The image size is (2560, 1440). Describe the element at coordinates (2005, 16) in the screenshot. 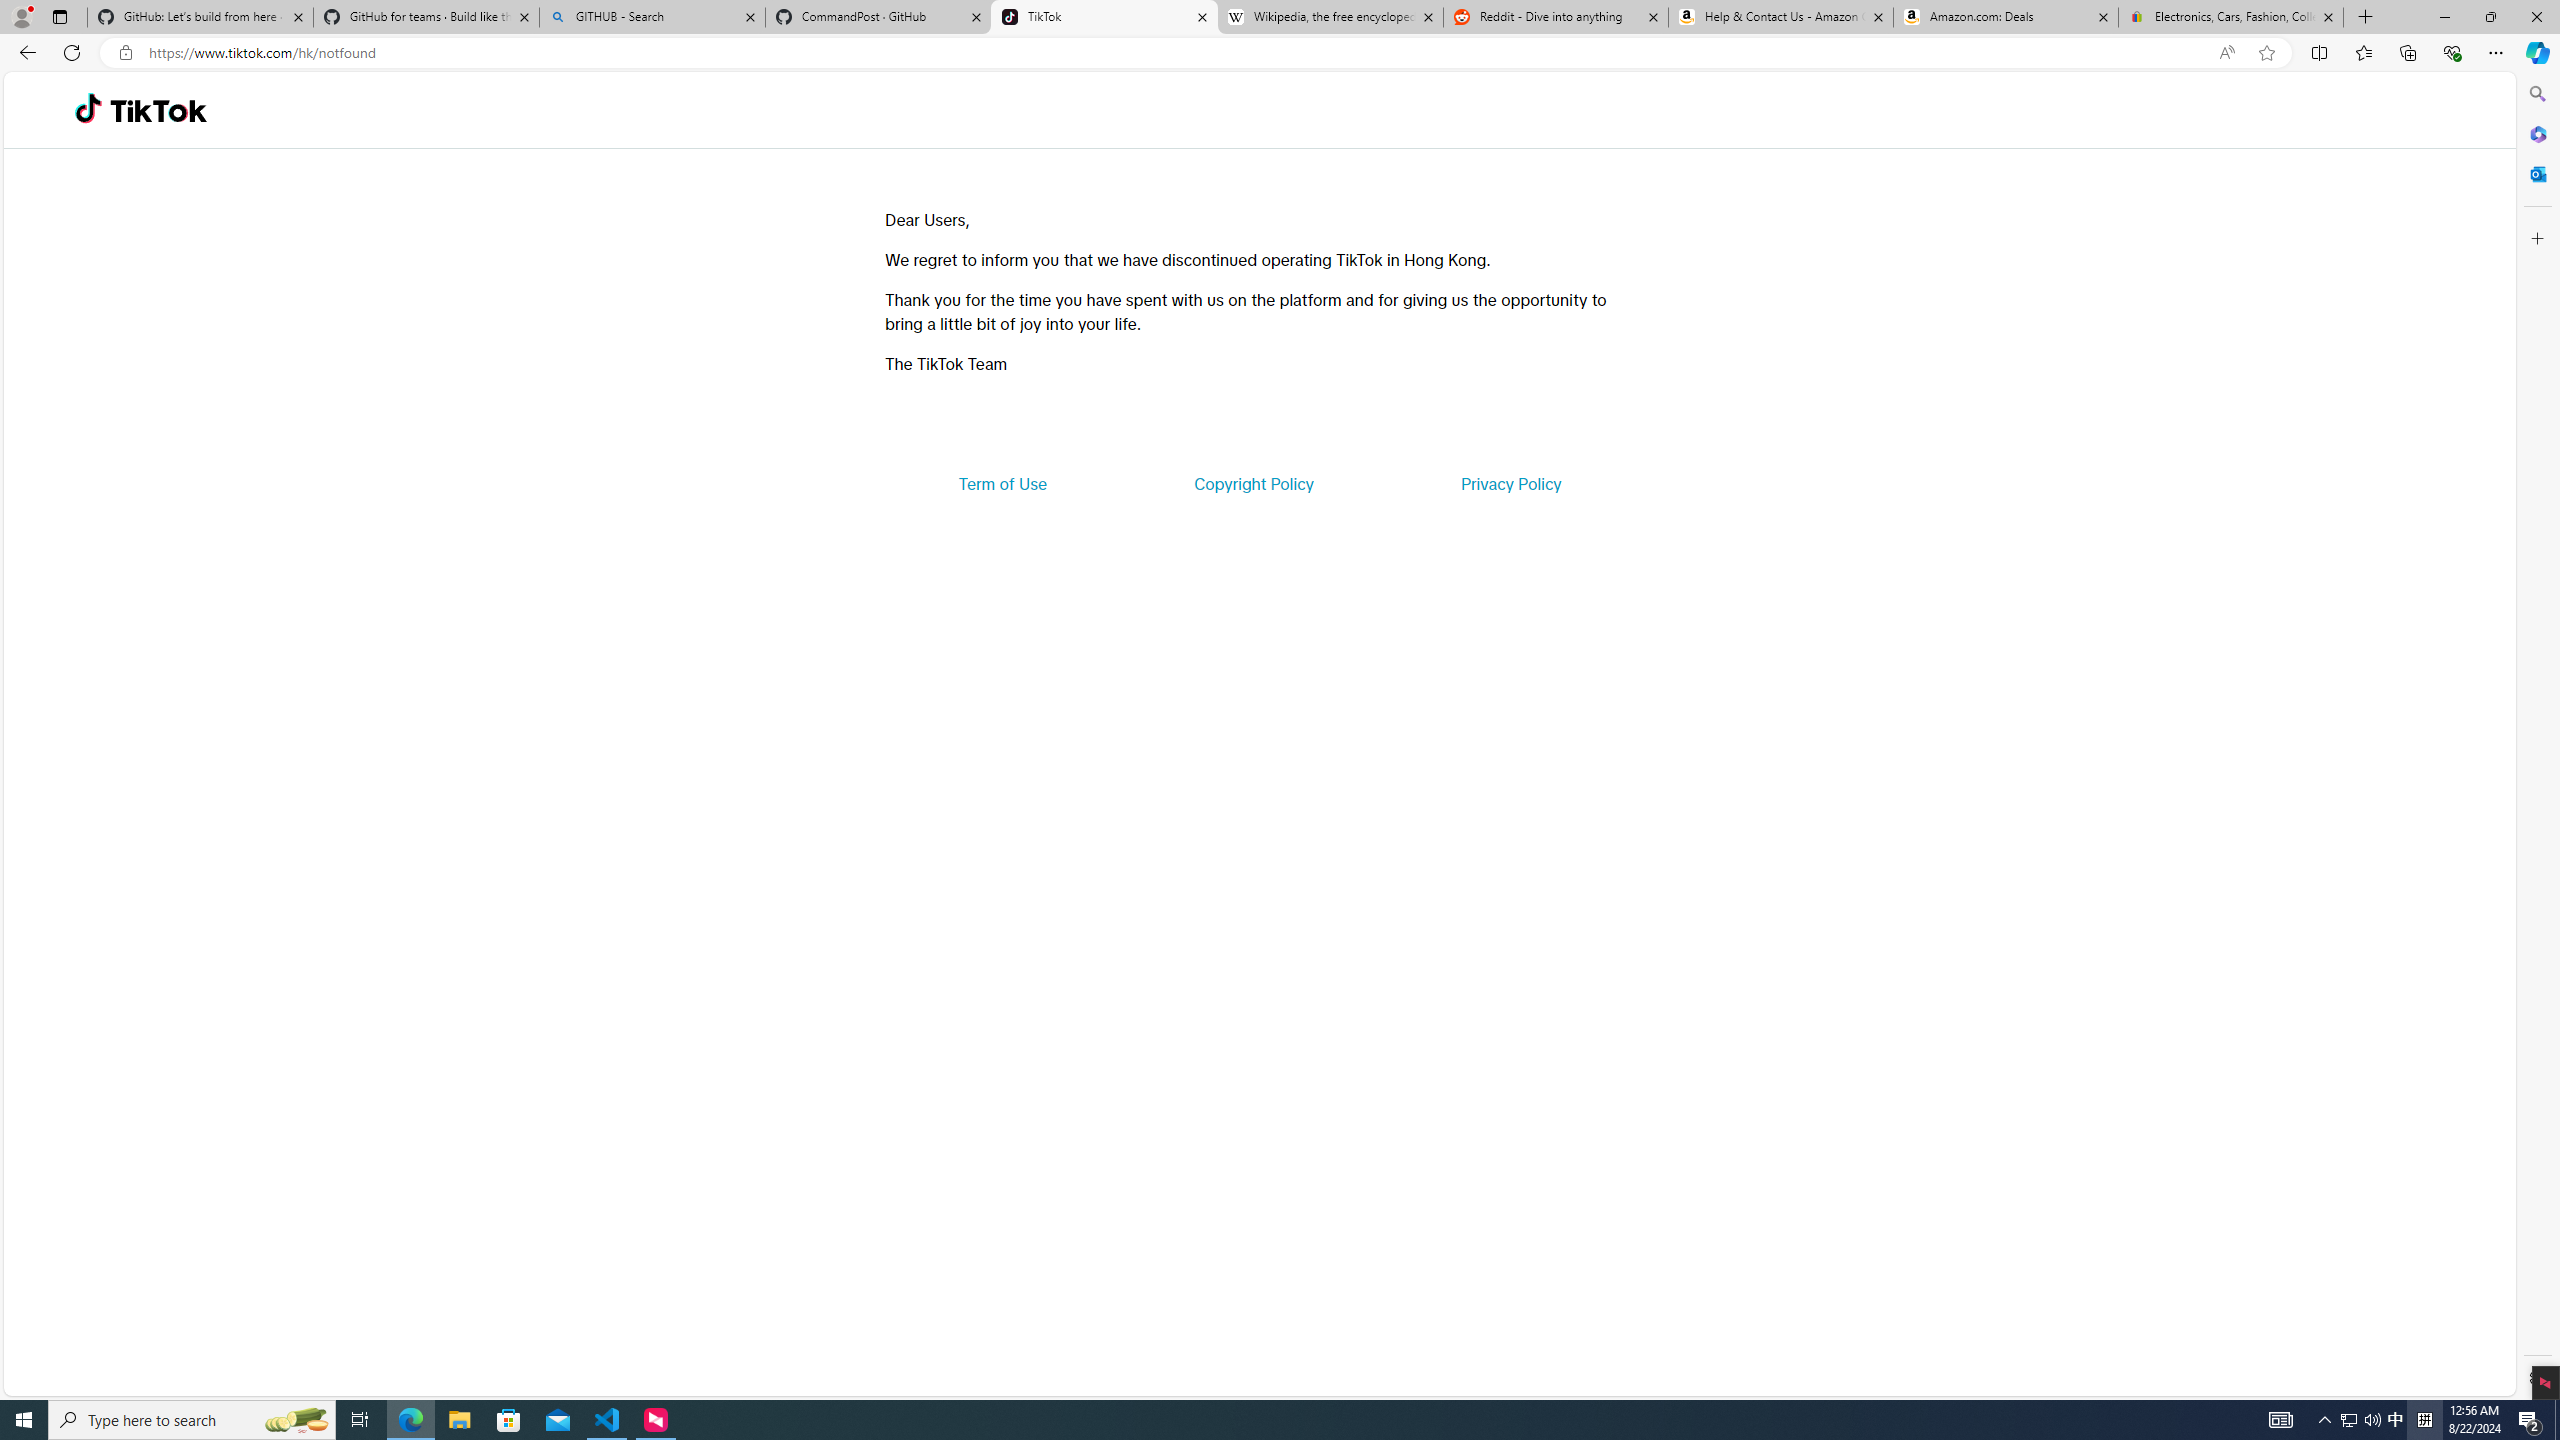

I see `'Amazon.com: Deals'` at that location.